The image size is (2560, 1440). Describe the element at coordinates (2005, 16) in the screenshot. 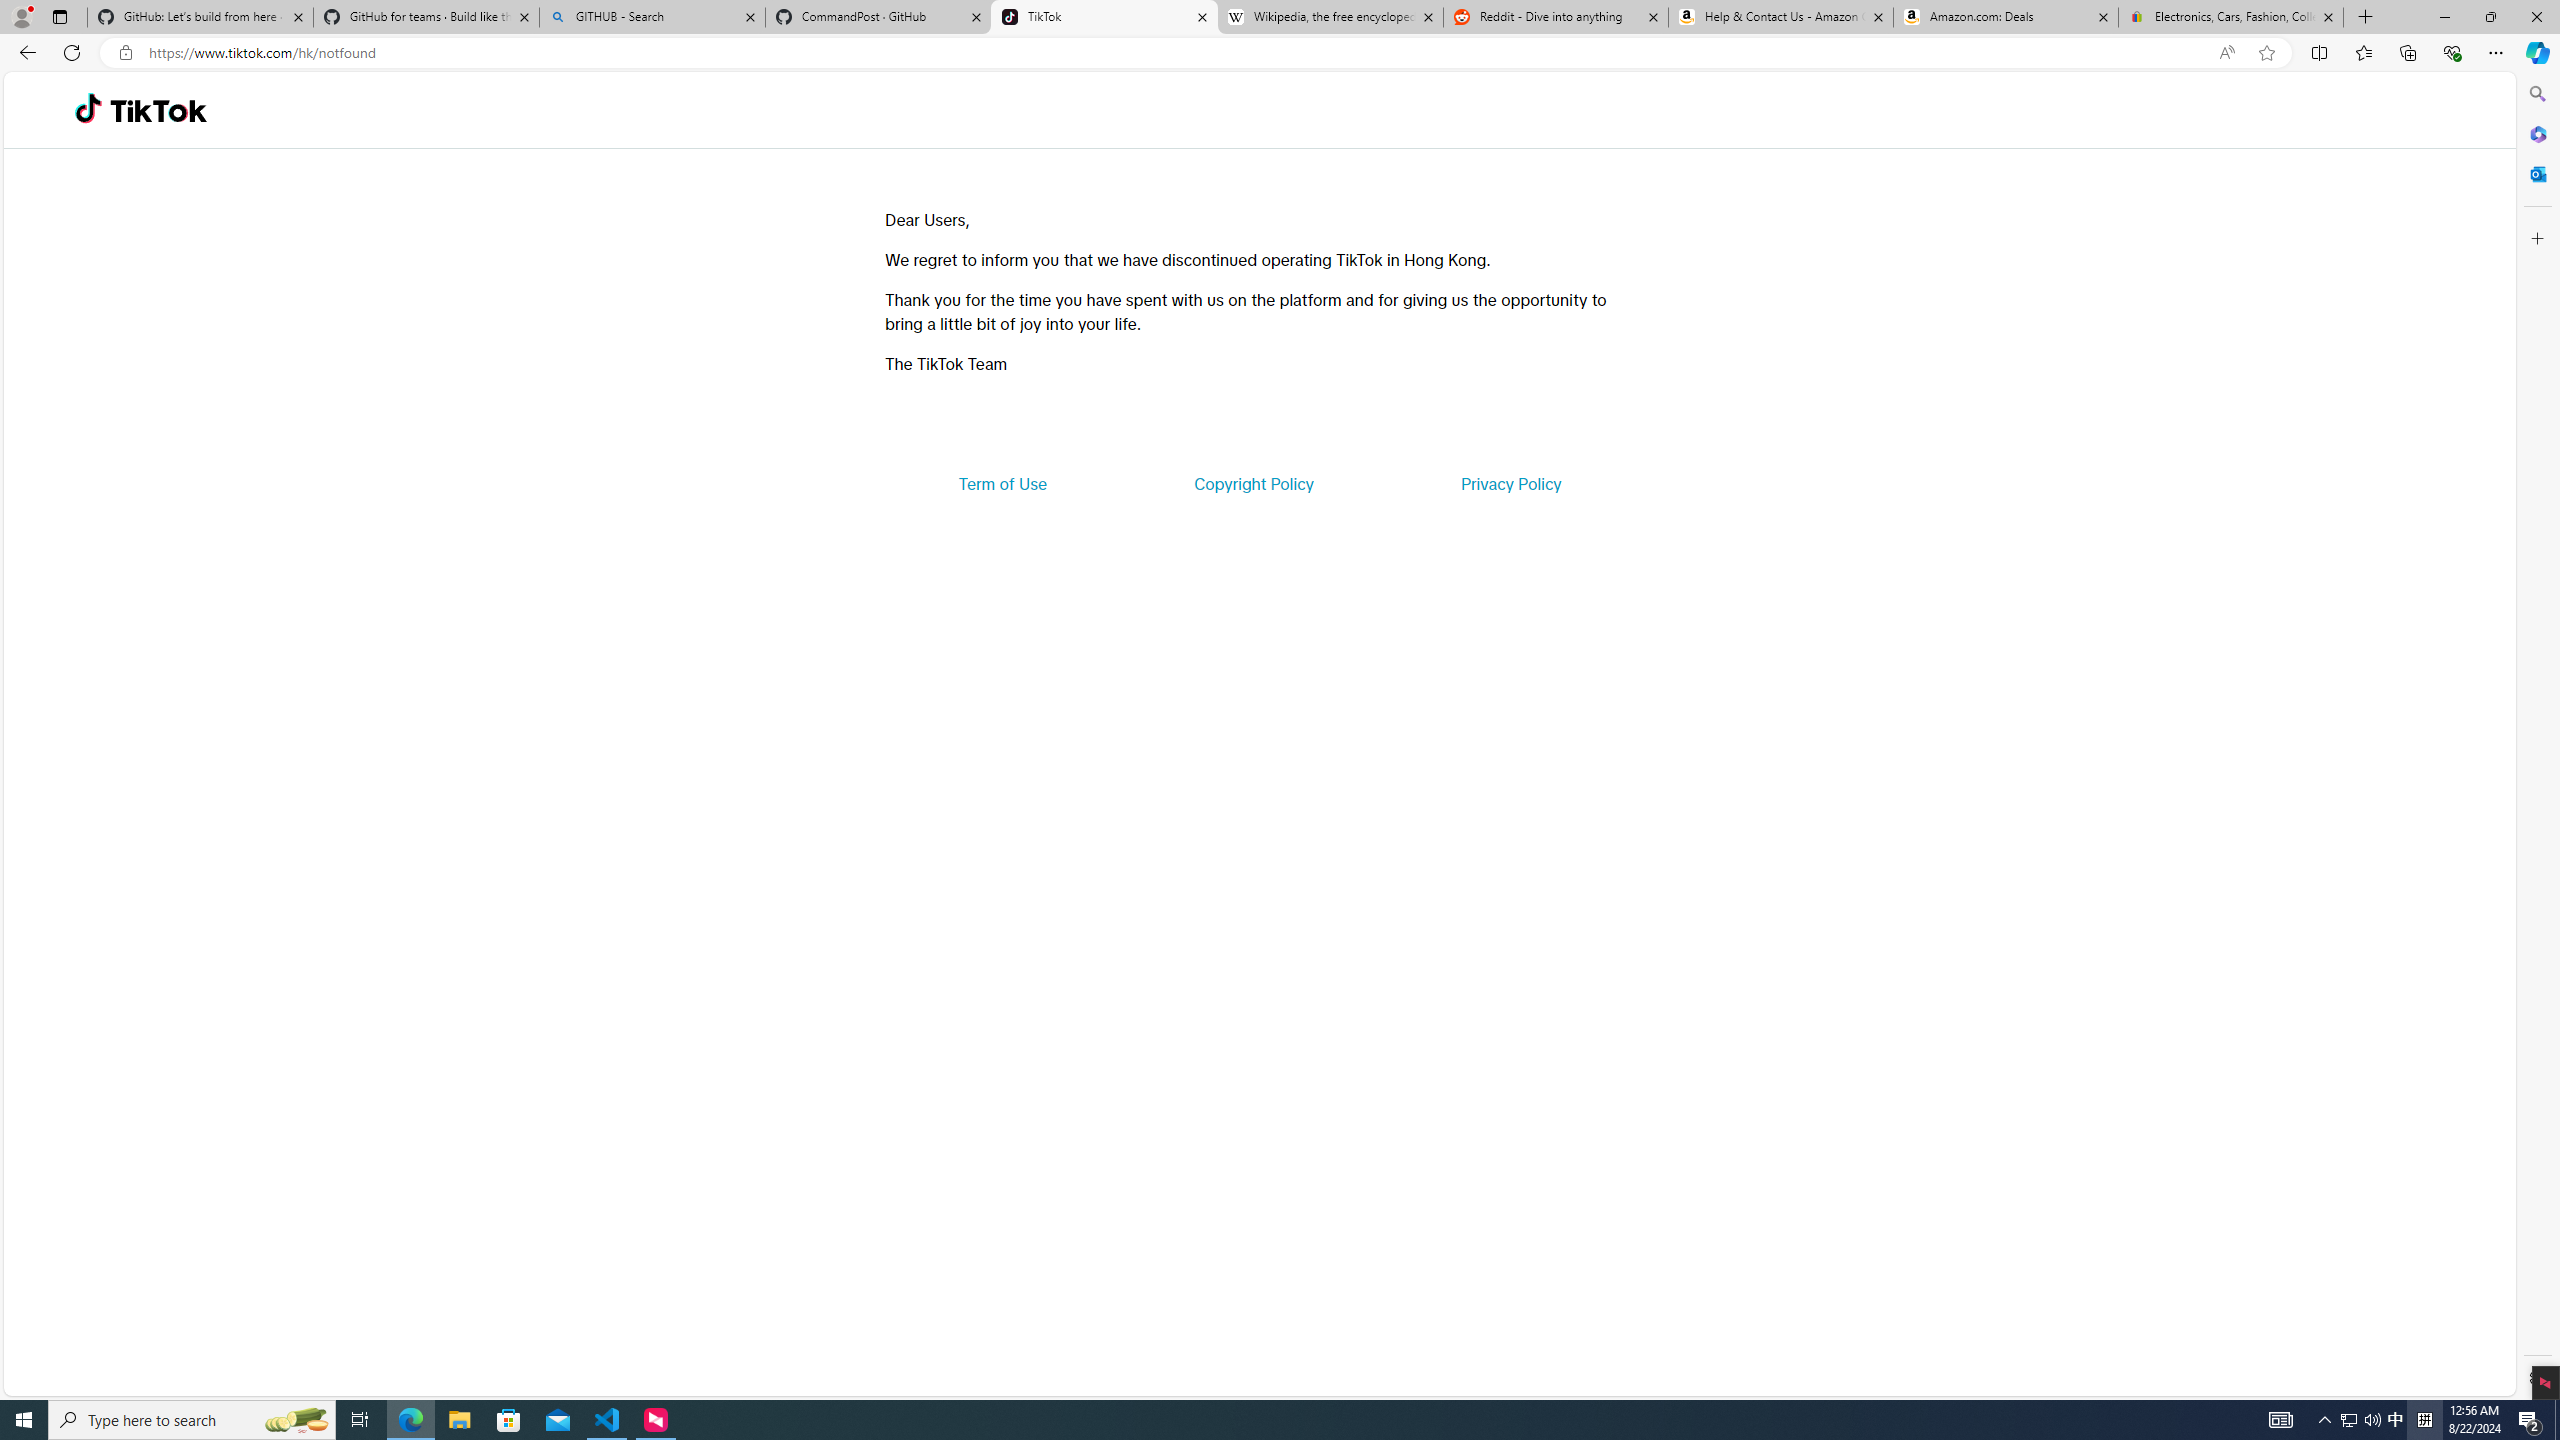

I see `'Amazon.com: Deals'` at that location.